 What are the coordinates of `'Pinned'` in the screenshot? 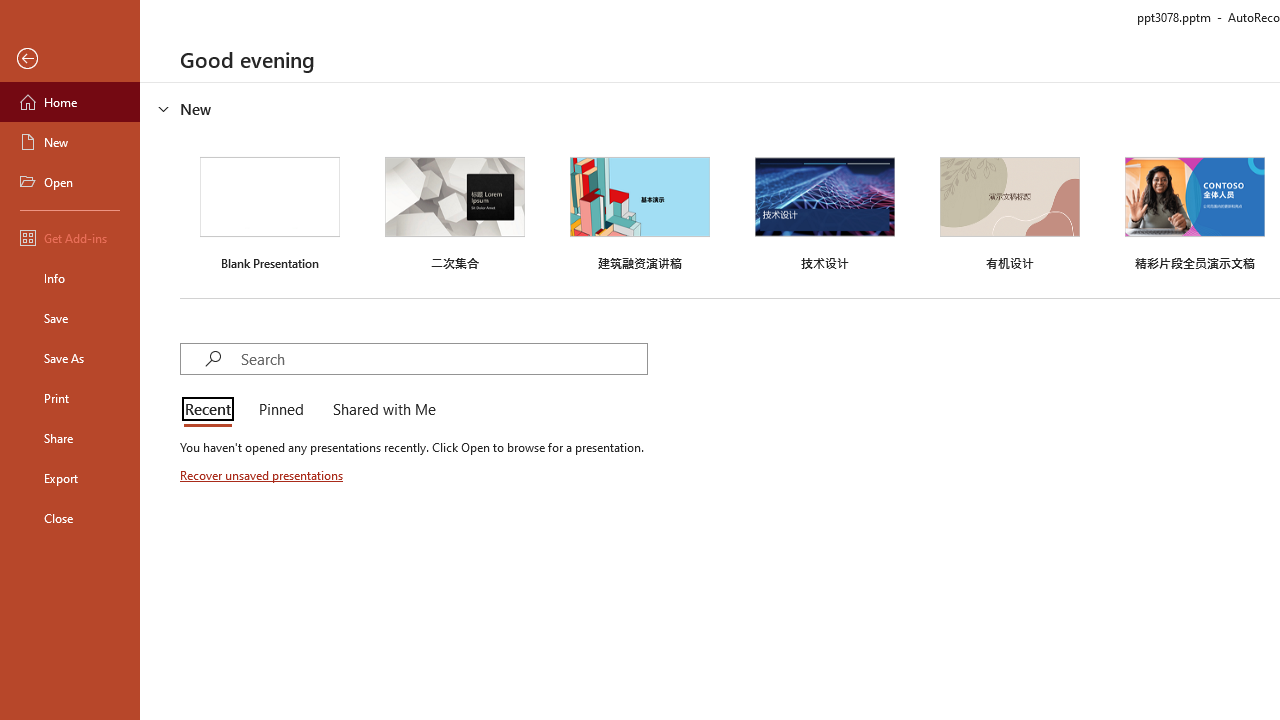 It's located at (279, 410).